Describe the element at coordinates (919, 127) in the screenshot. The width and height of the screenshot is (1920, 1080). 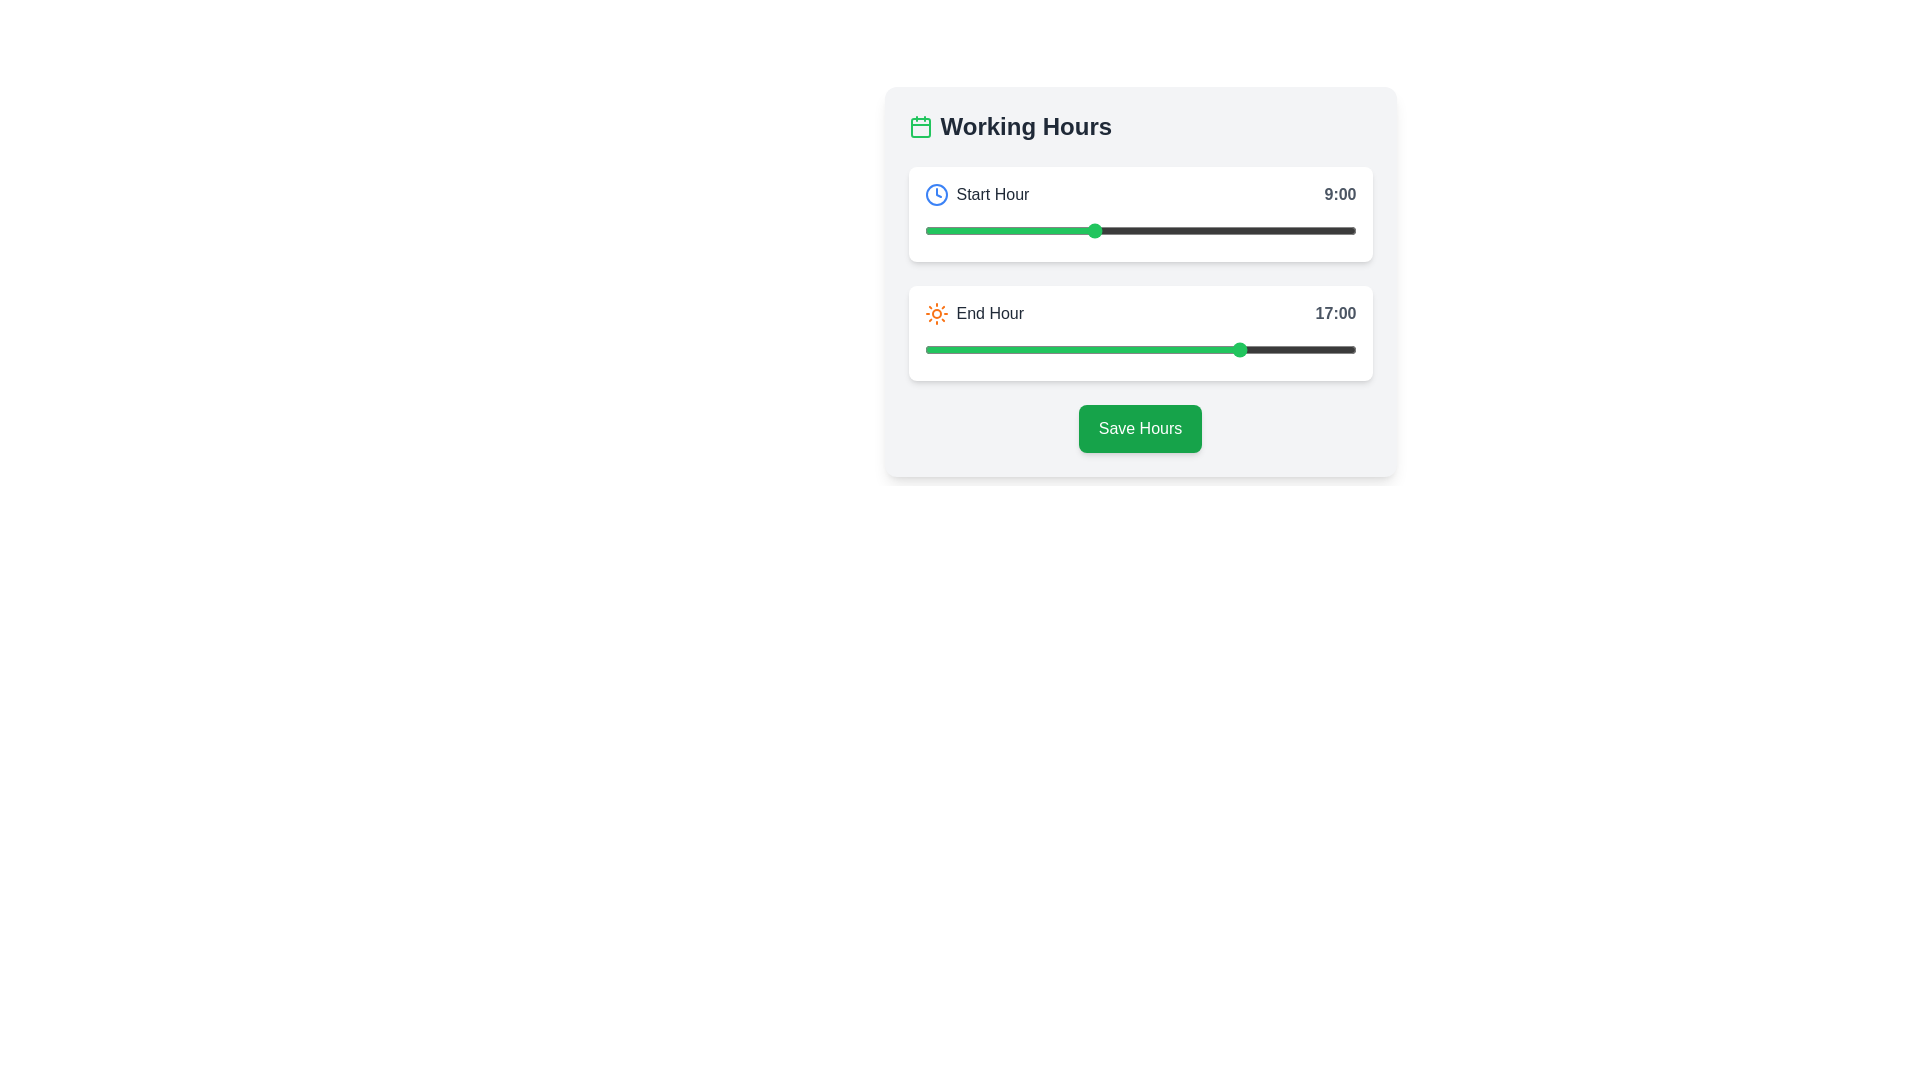
I see `the green rounded rectangle icon that is part of a calendar icon, located to the left of the 'Working Hours' text` at that location.